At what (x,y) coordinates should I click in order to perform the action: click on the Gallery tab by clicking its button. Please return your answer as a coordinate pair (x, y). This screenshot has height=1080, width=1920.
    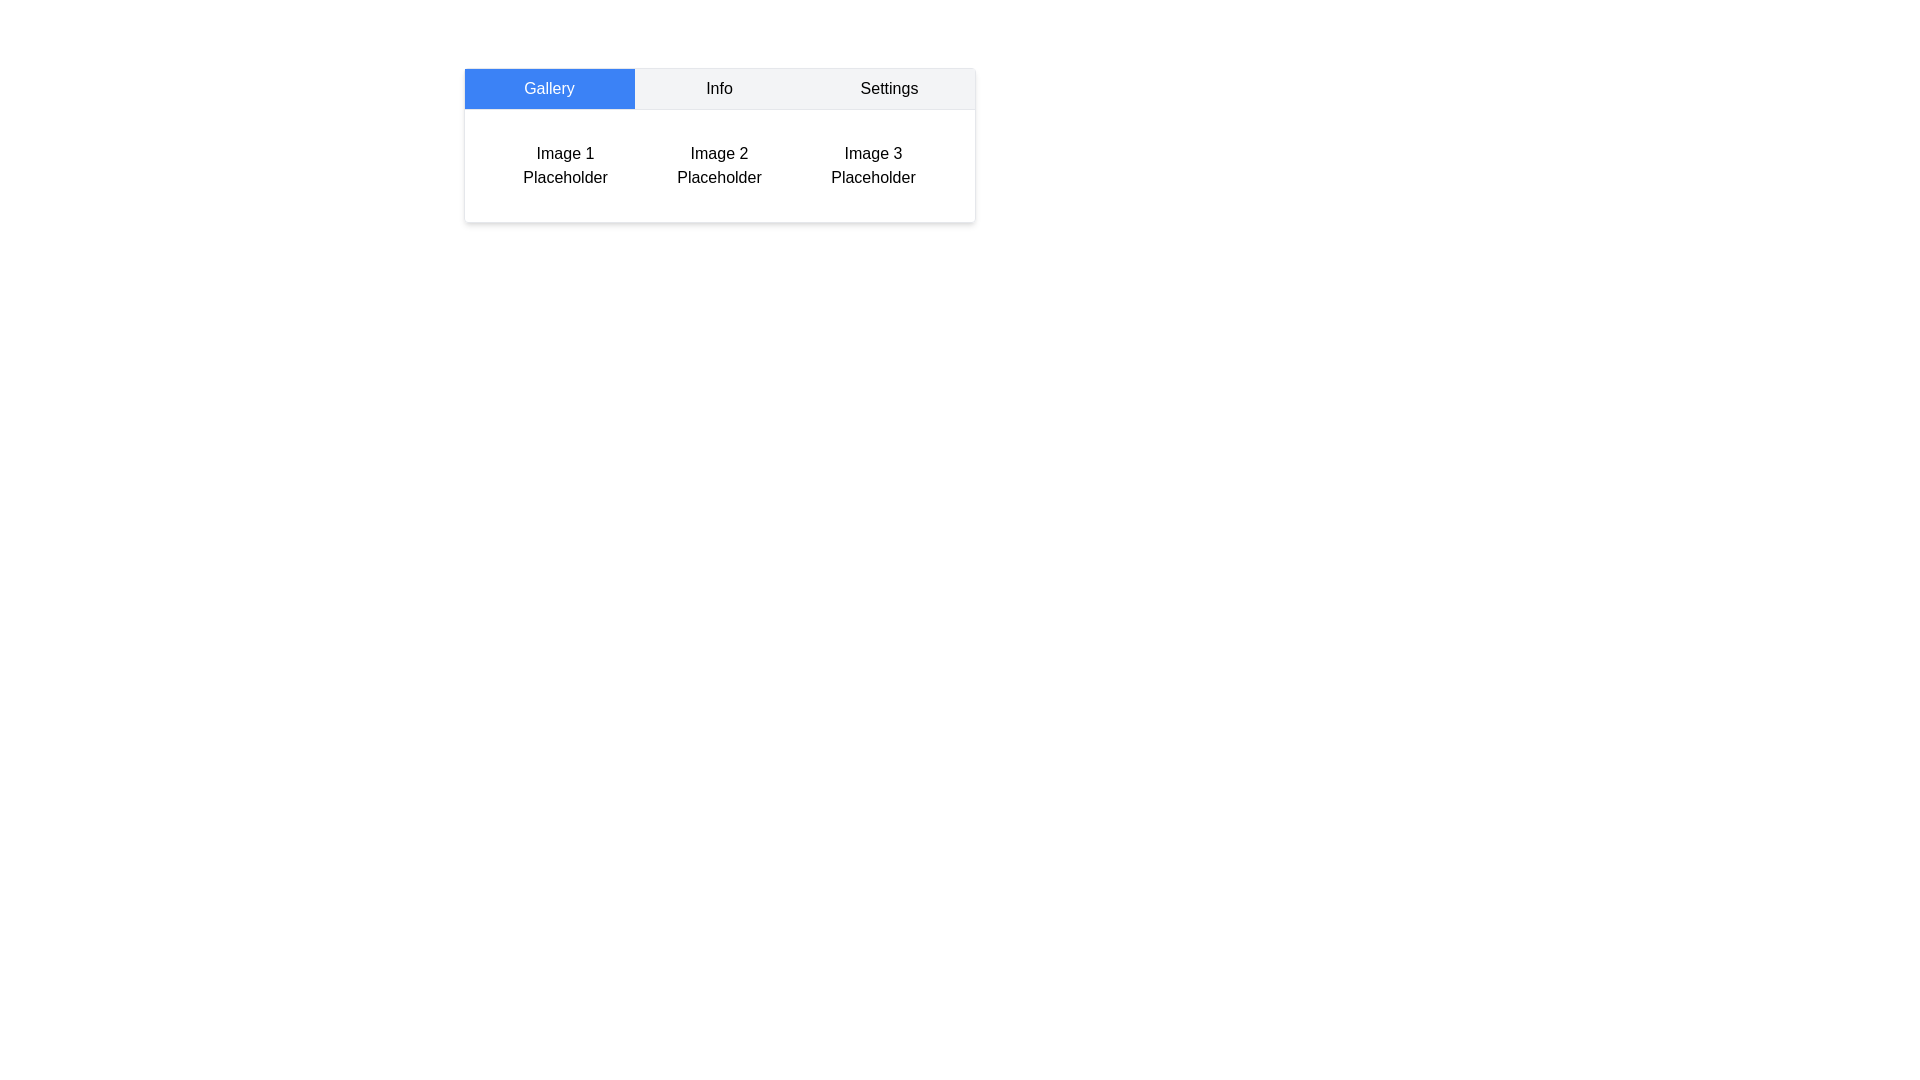
    Looking at the image, I should click on (549, 87).